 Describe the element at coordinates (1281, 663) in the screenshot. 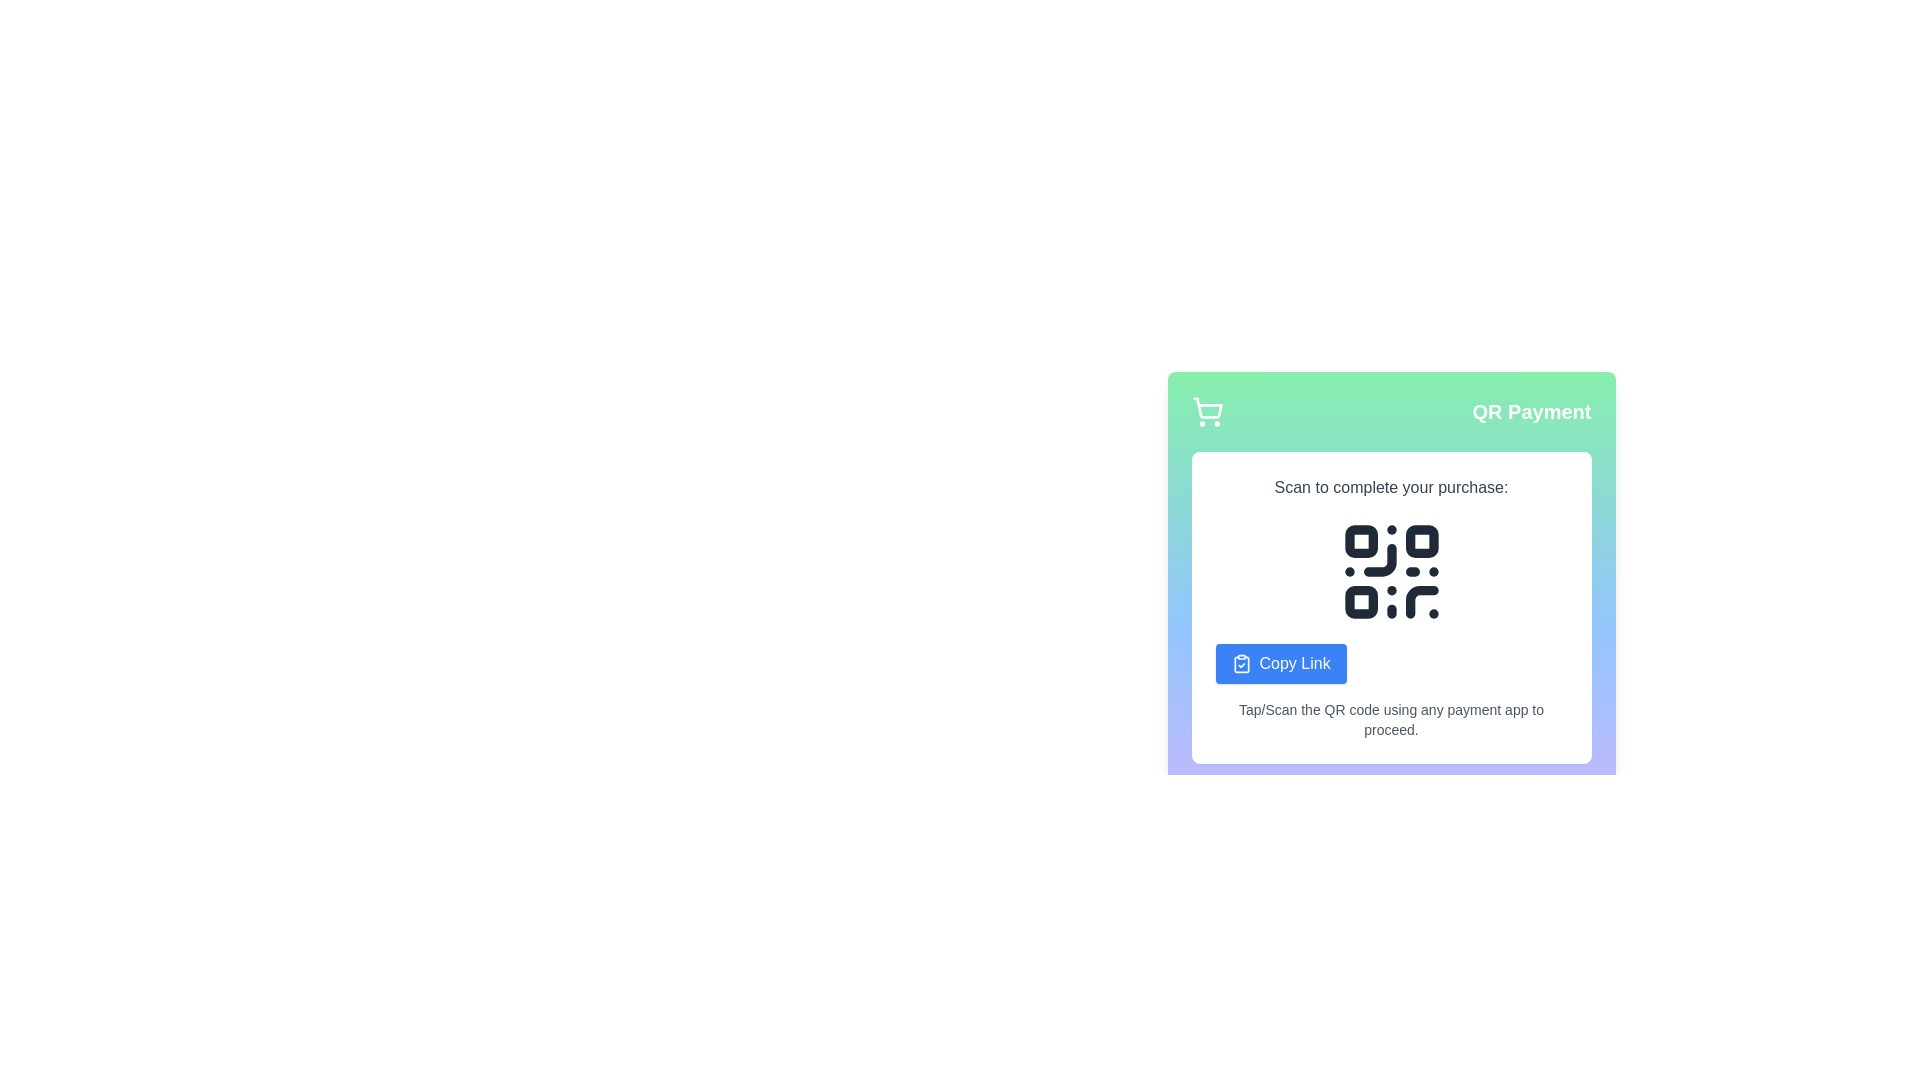

I see `the 'Copy Link' button with a blue background and clipboard icon` at that location.